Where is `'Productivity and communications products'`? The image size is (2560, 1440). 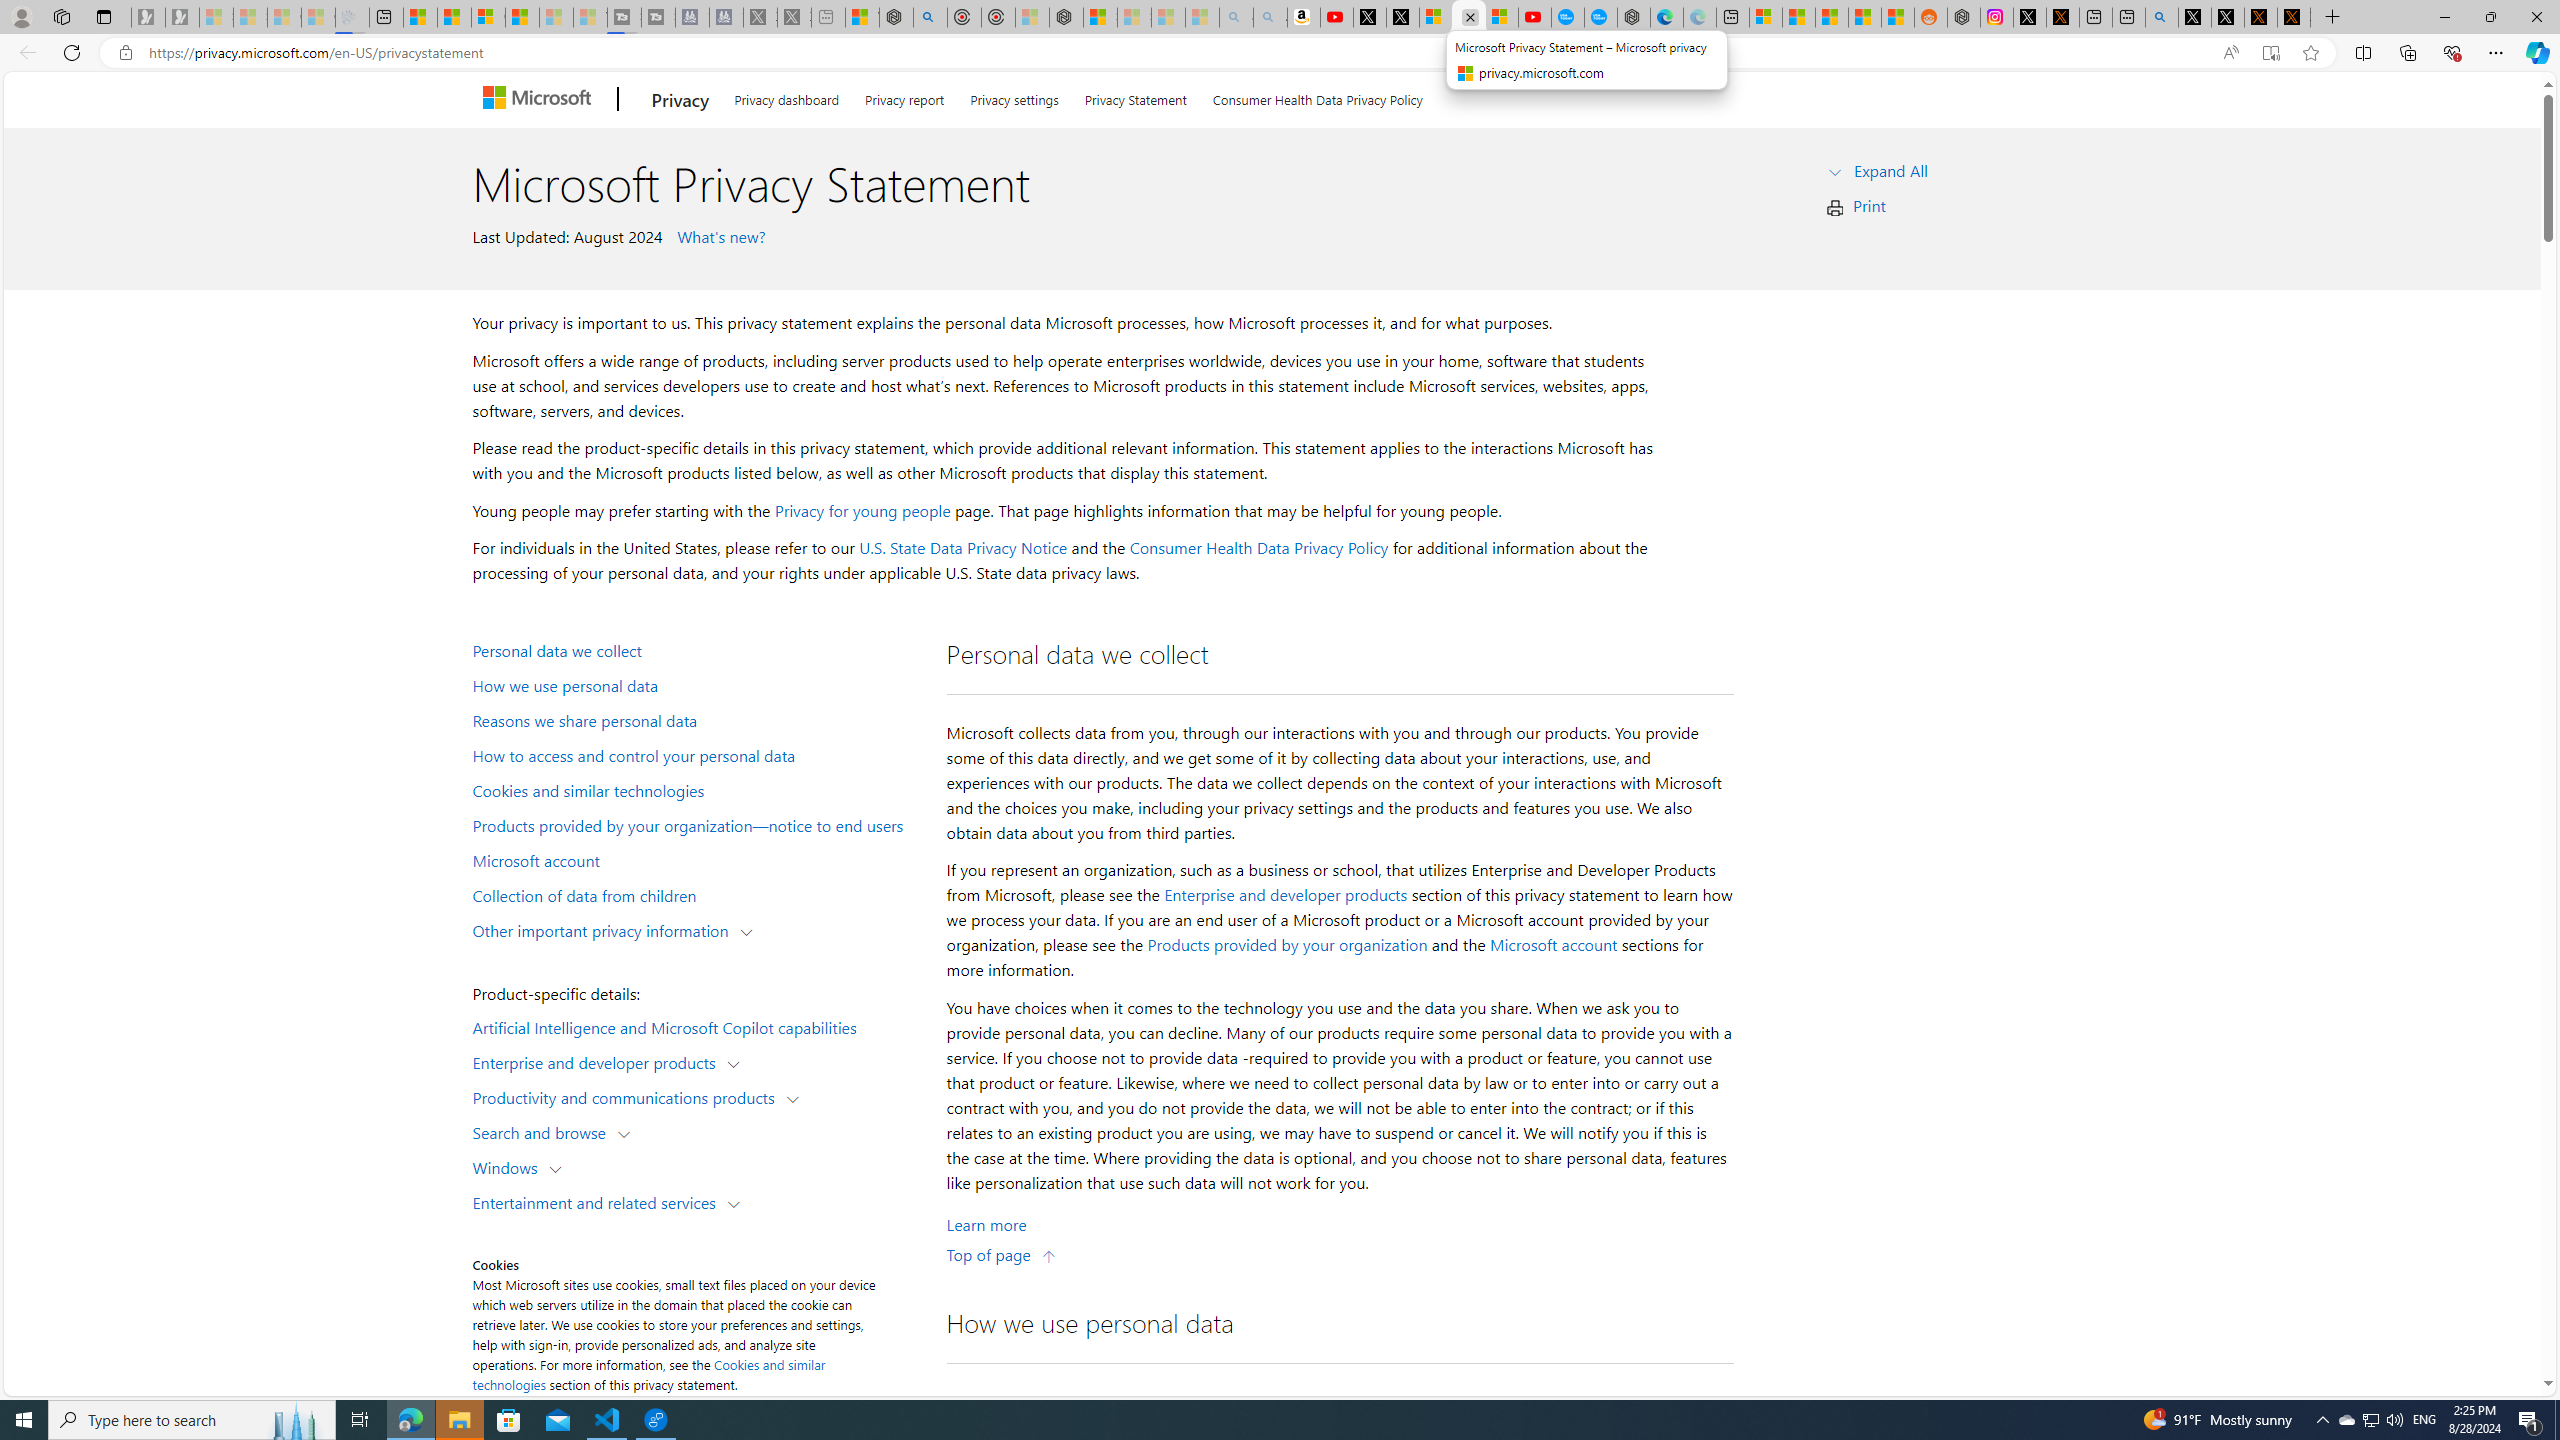
'Productivity and communications products' is located at coordinates (627, 1095).